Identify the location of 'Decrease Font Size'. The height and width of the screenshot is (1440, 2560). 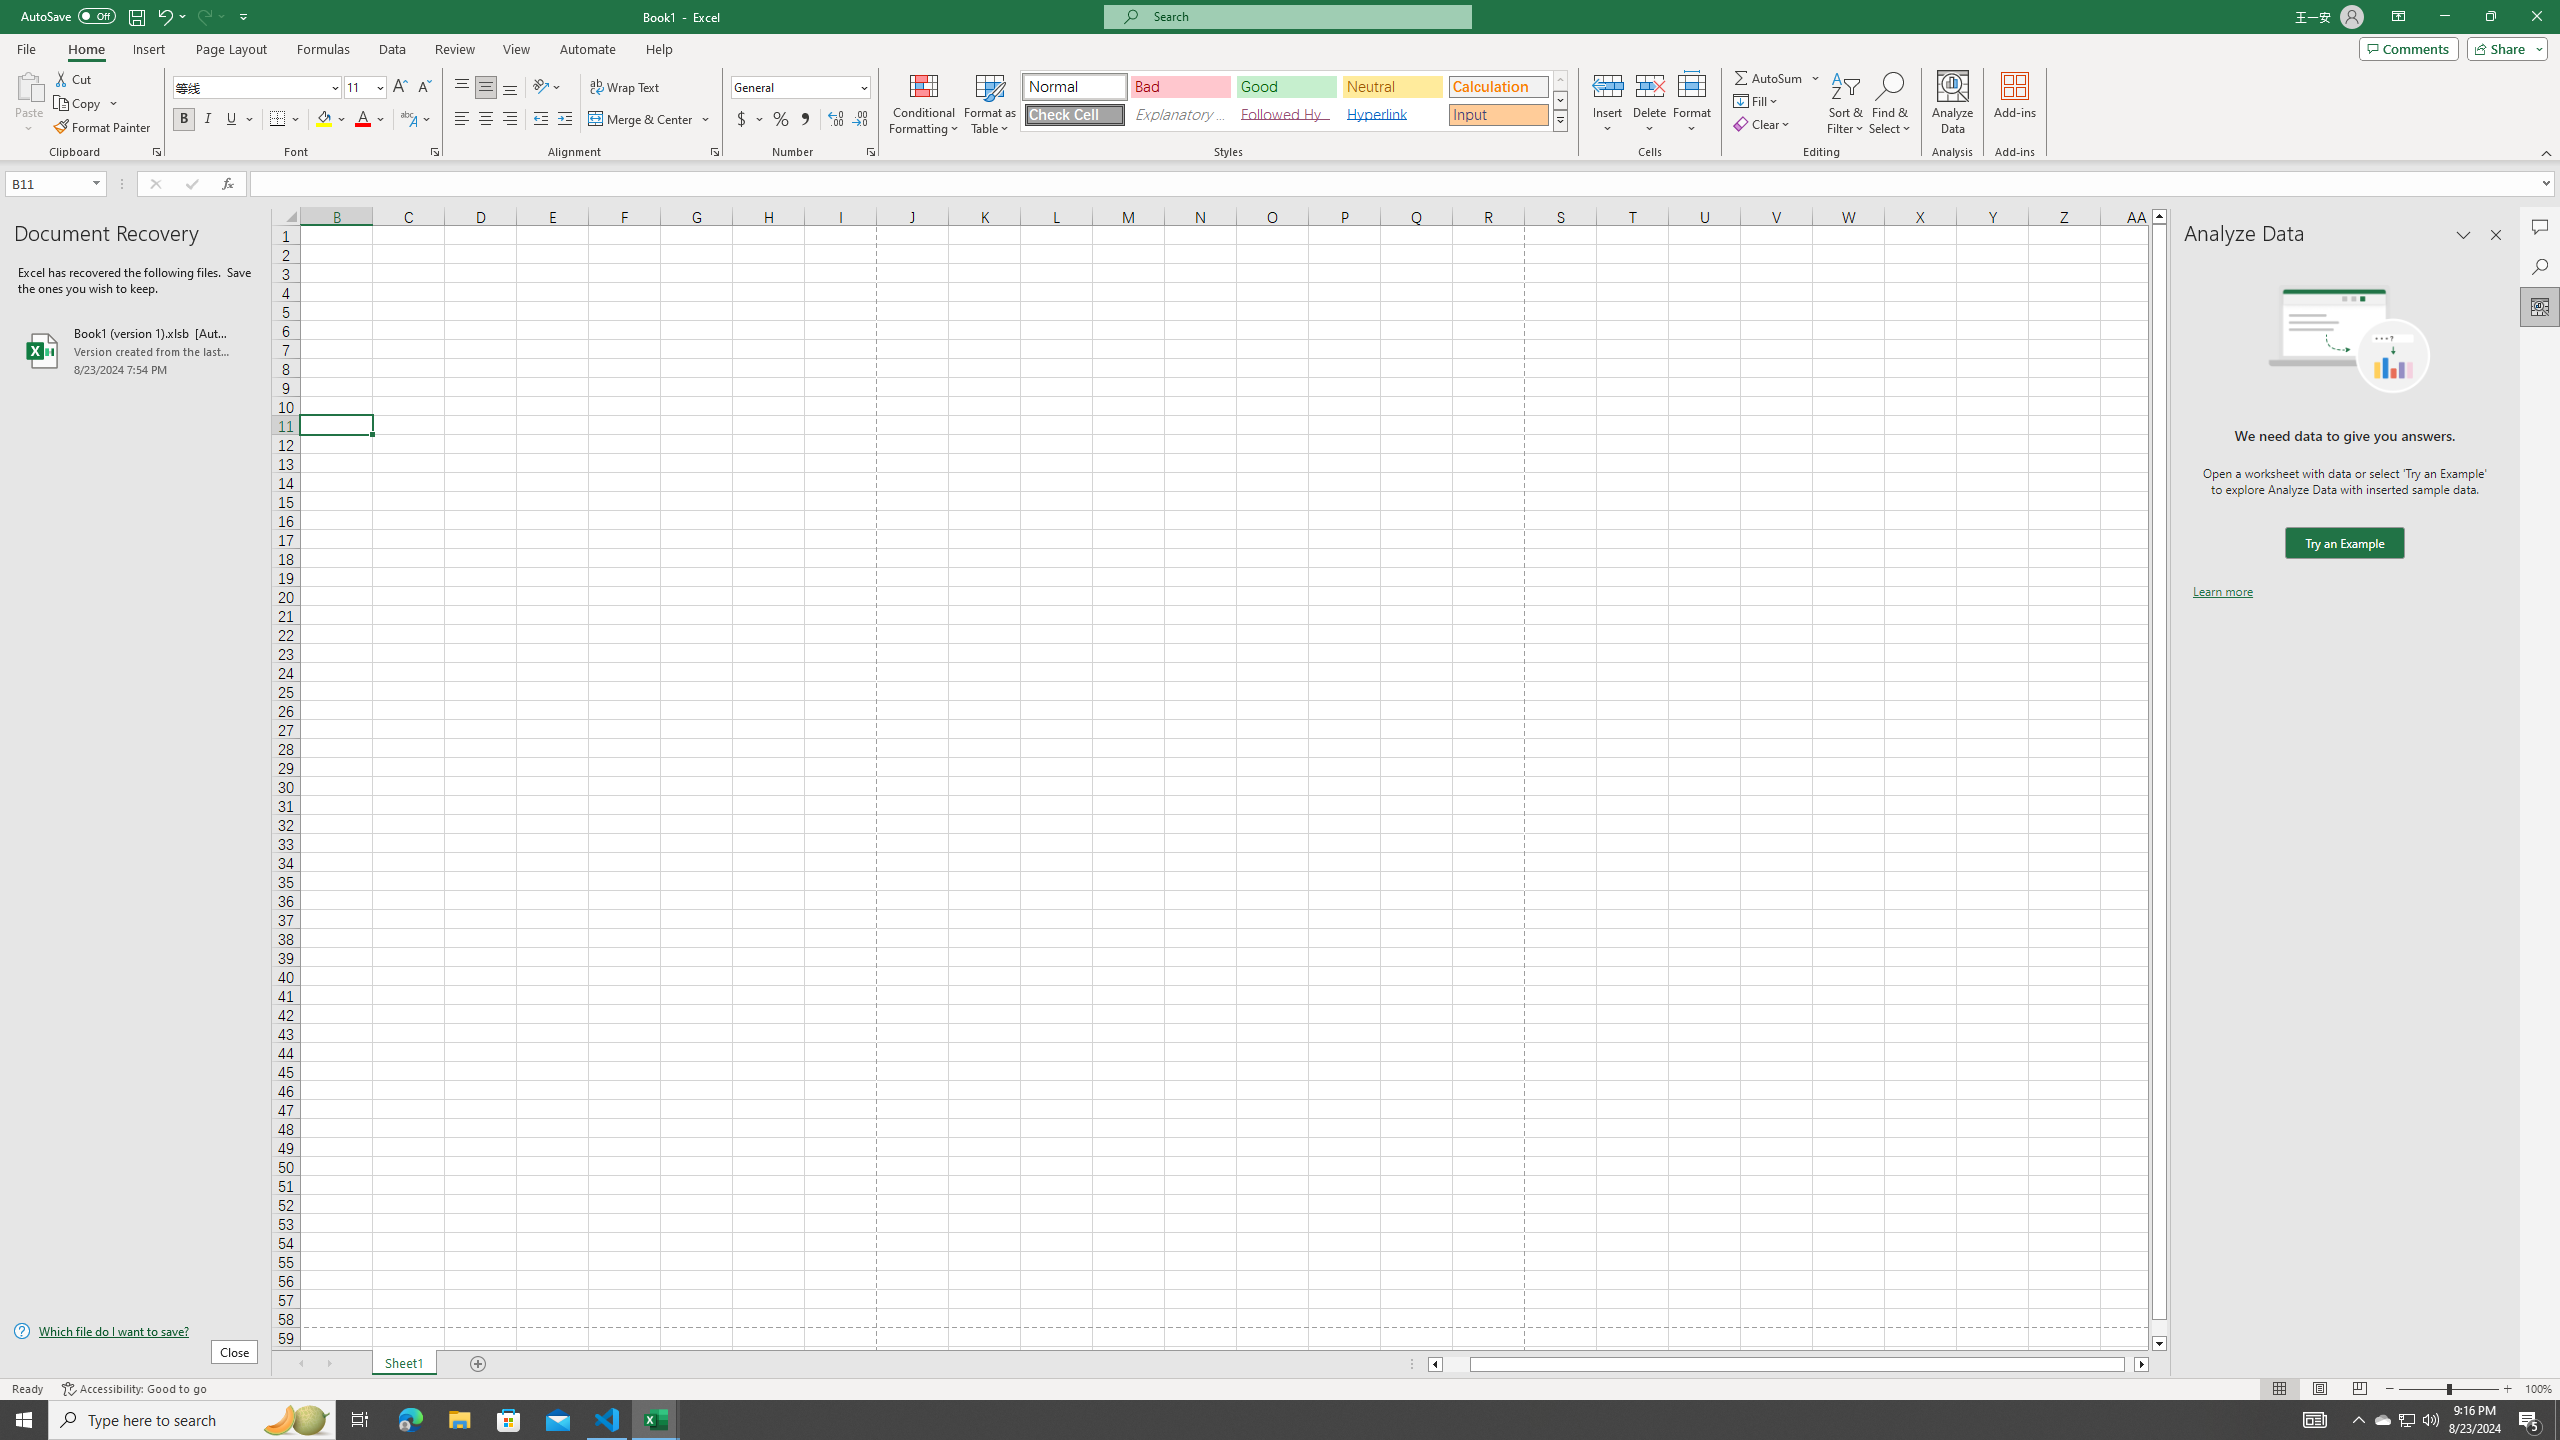
(423, 87).